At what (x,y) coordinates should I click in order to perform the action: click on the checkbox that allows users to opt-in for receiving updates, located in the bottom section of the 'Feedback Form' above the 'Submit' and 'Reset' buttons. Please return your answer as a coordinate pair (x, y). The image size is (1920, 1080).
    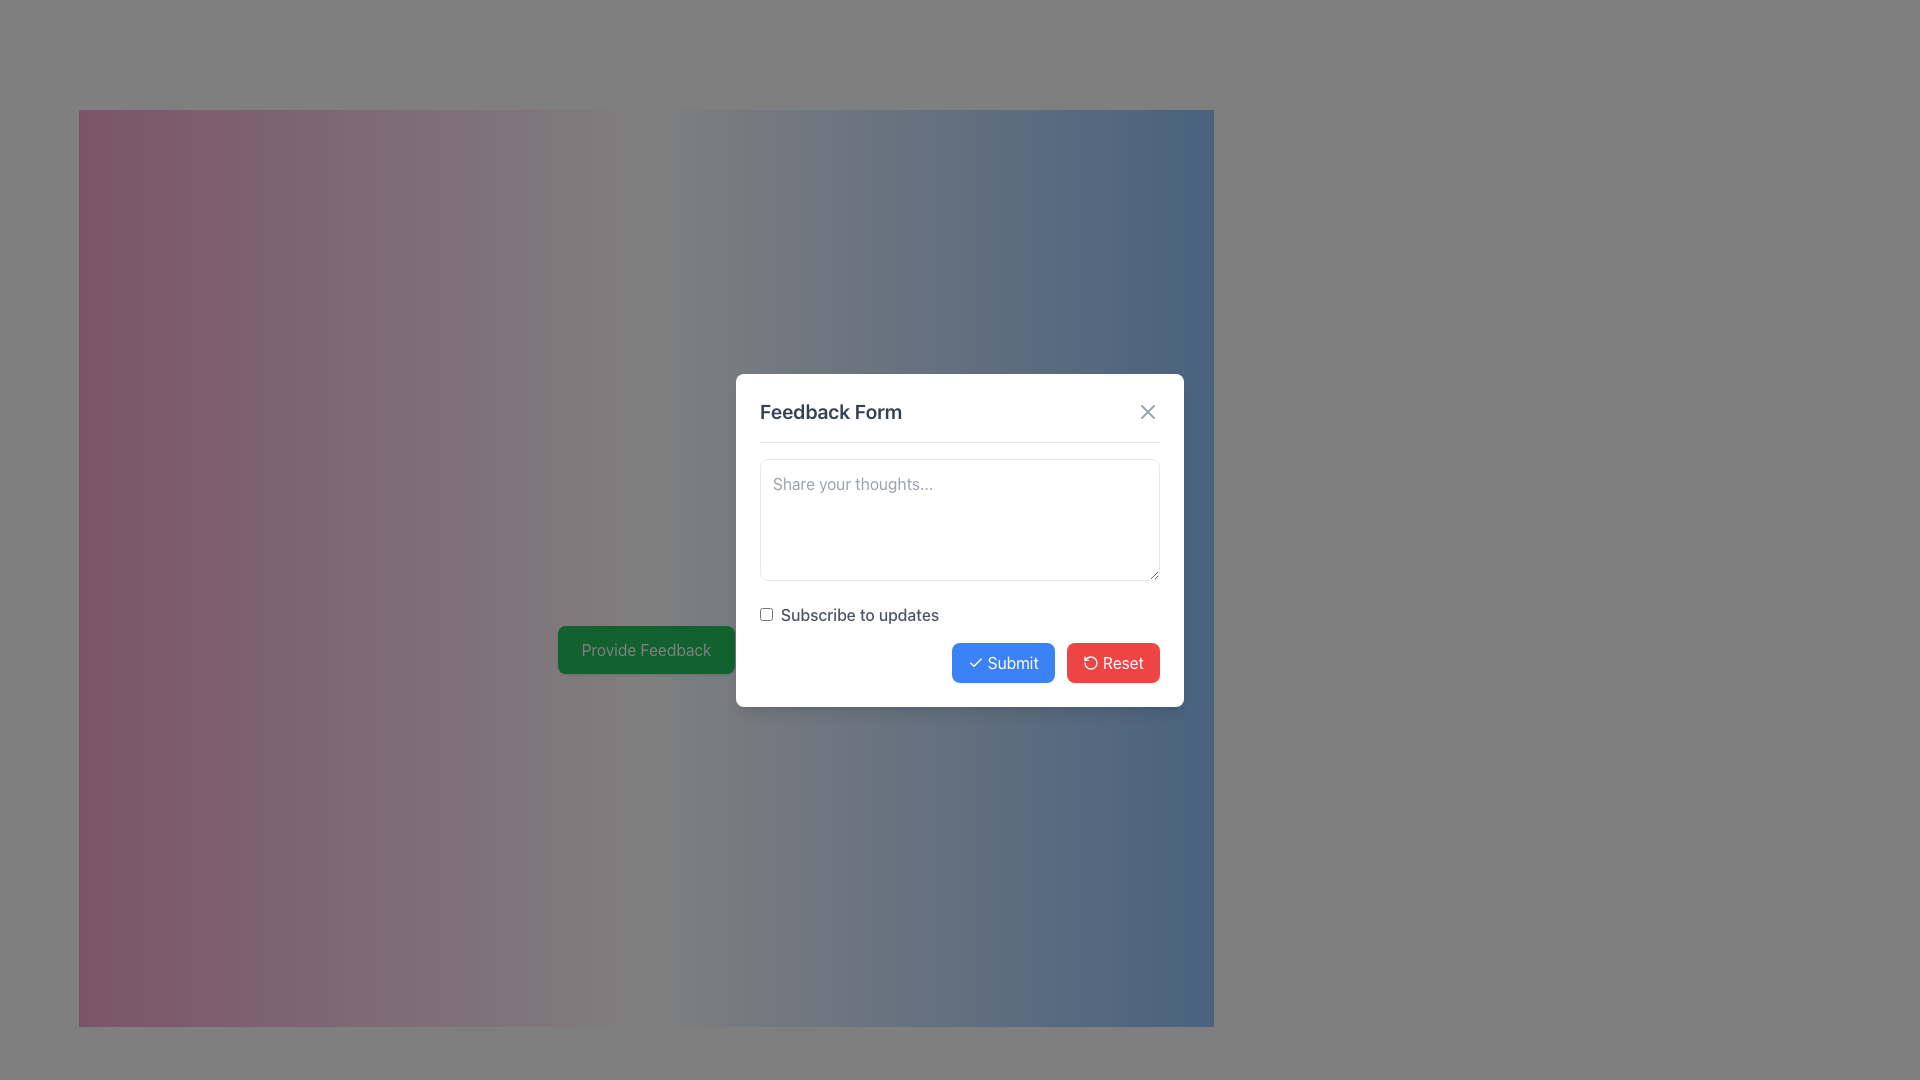
    Looking at the image, I should click on (960, 613).